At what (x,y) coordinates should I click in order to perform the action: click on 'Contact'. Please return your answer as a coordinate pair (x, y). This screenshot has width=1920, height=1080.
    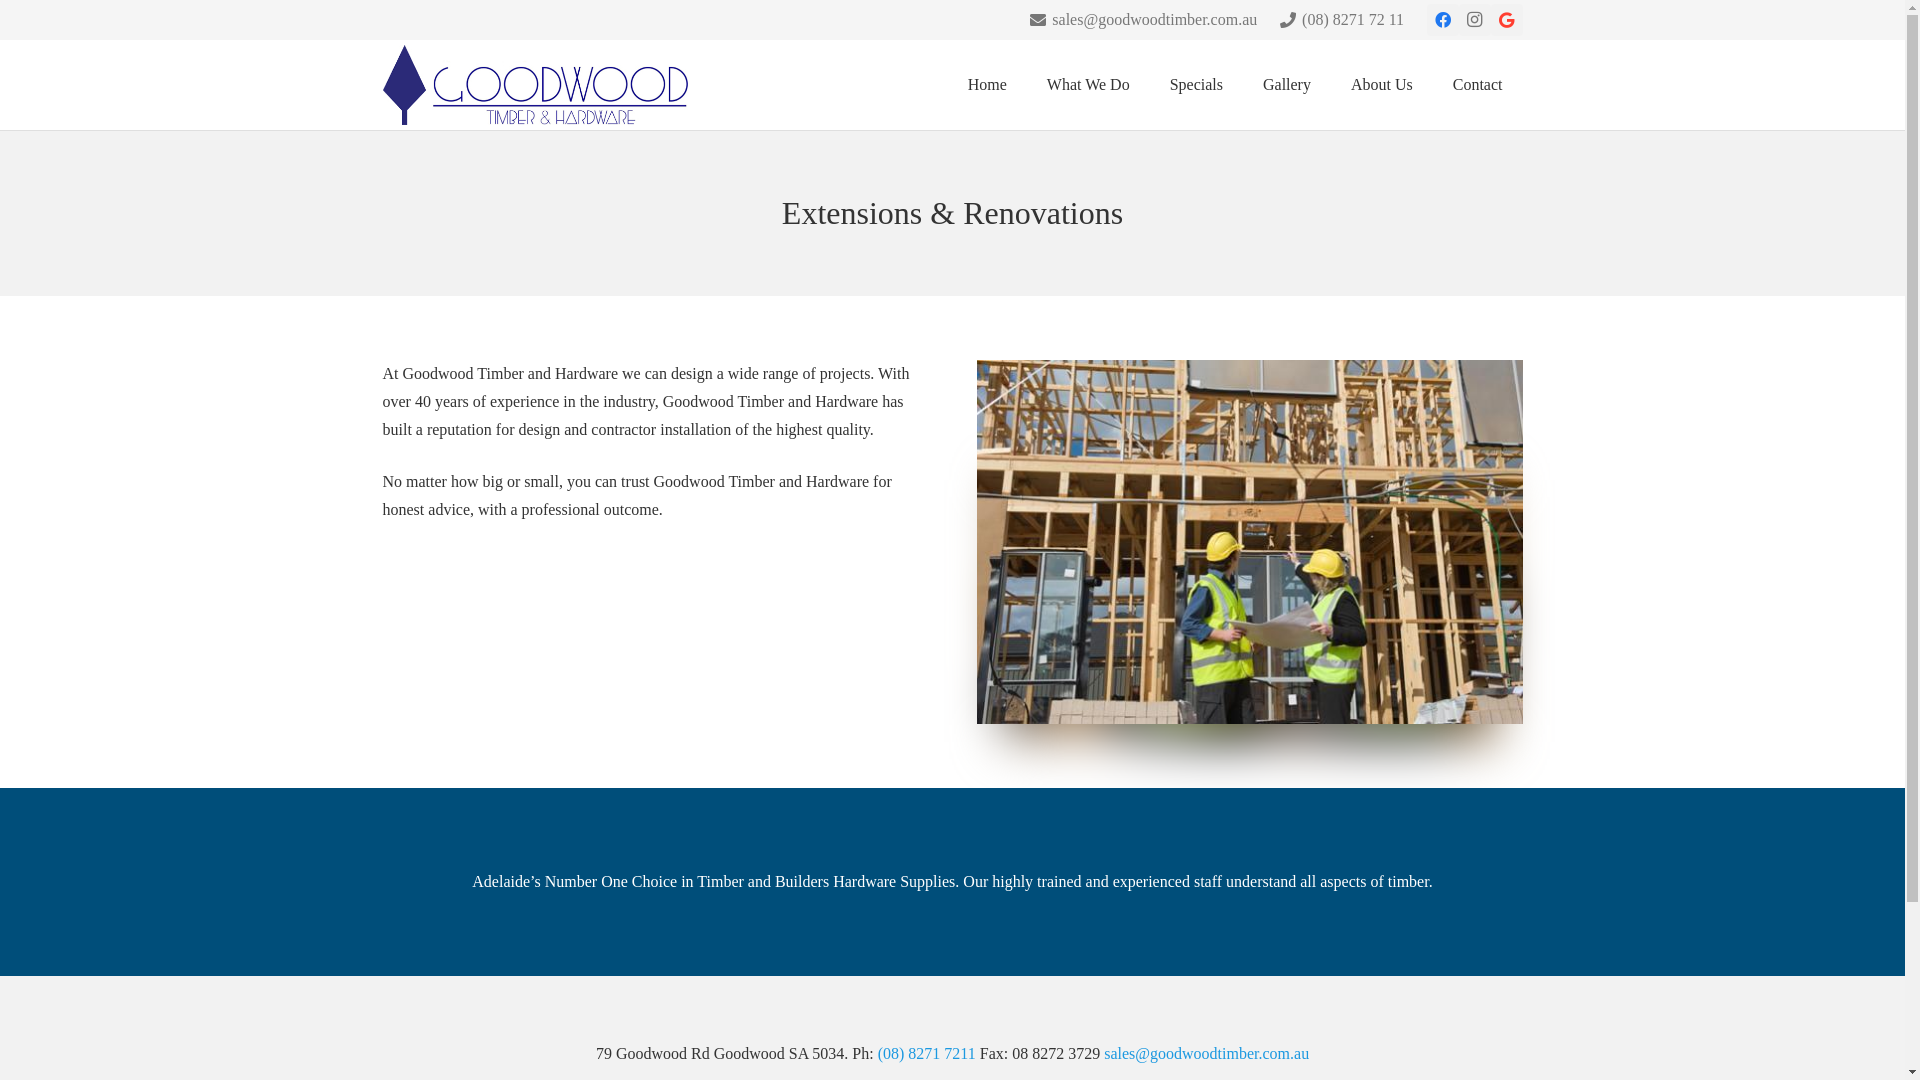
    Looking at the image, I should click on (1478, 83).